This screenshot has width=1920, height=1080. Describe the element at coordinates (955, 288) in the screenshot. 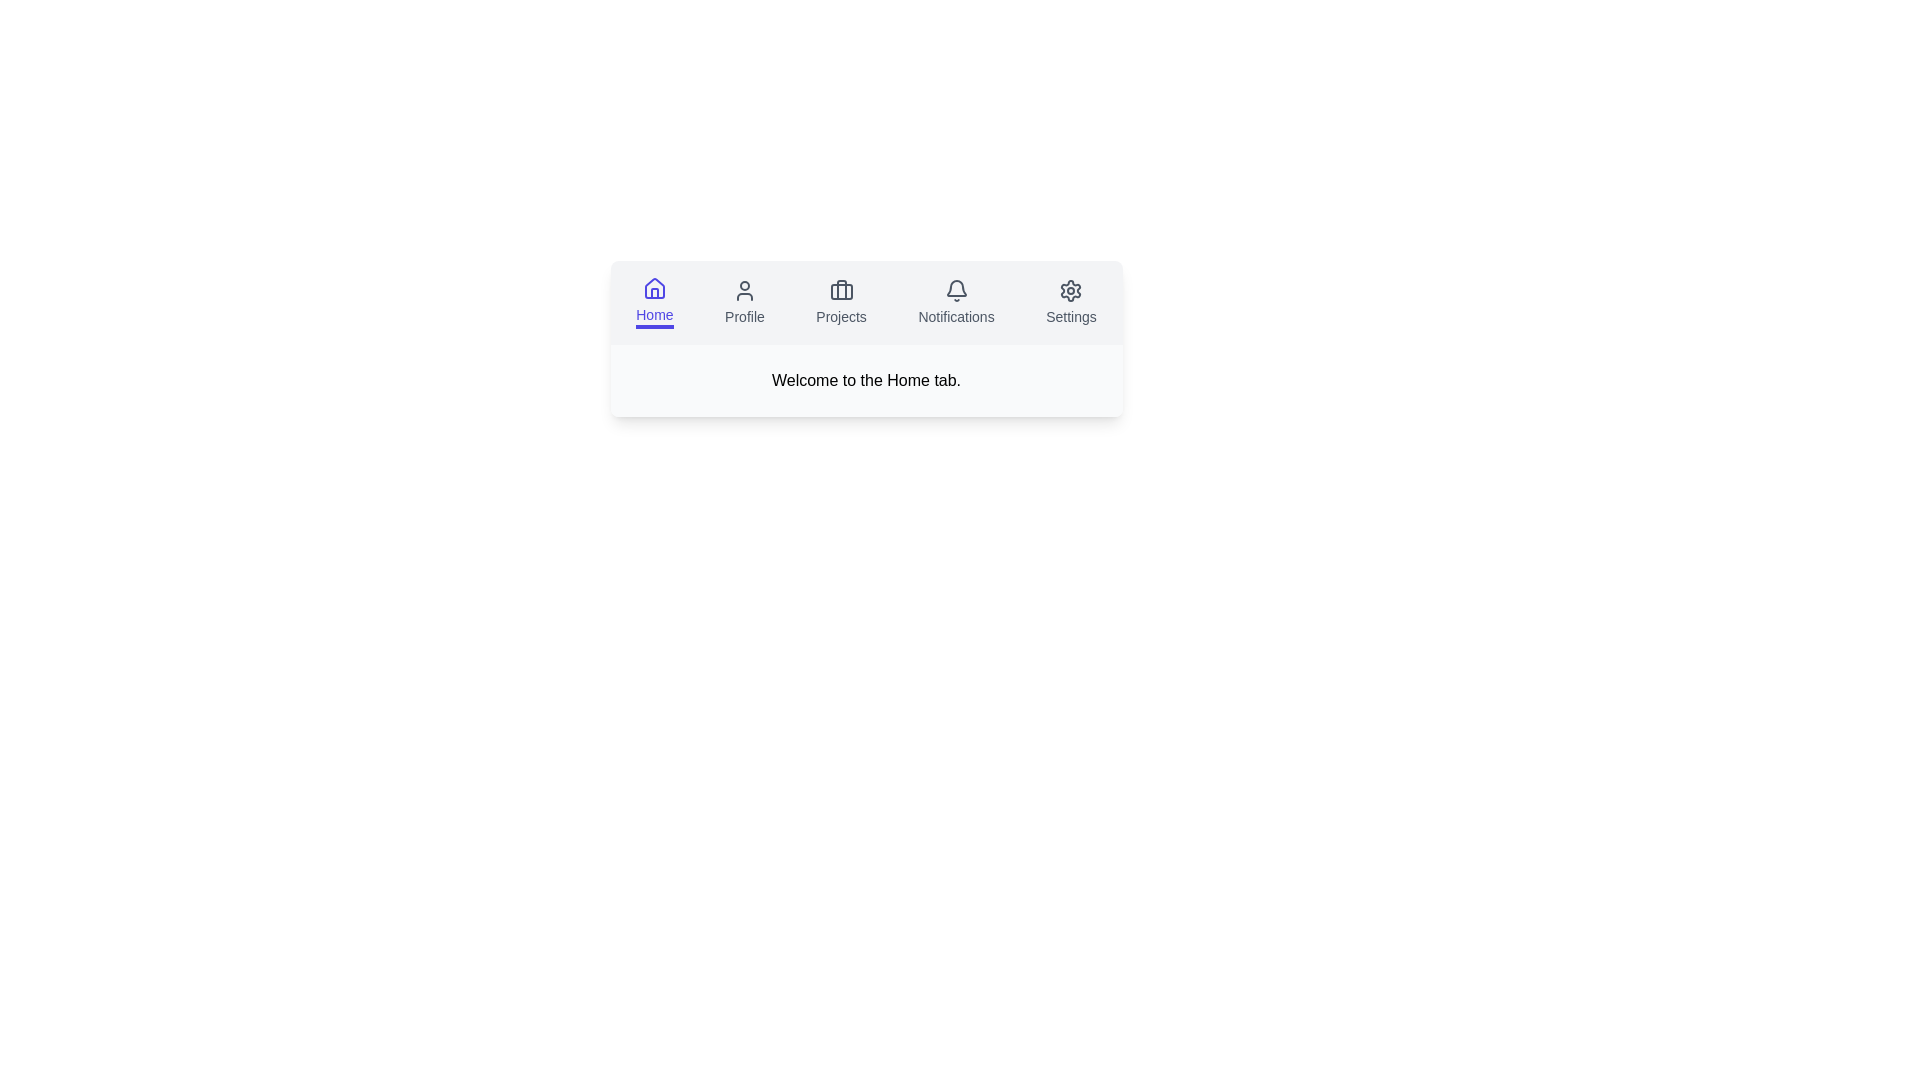

I see `the bell icon segment representing notifications in the navigation section of the interface` at that location.